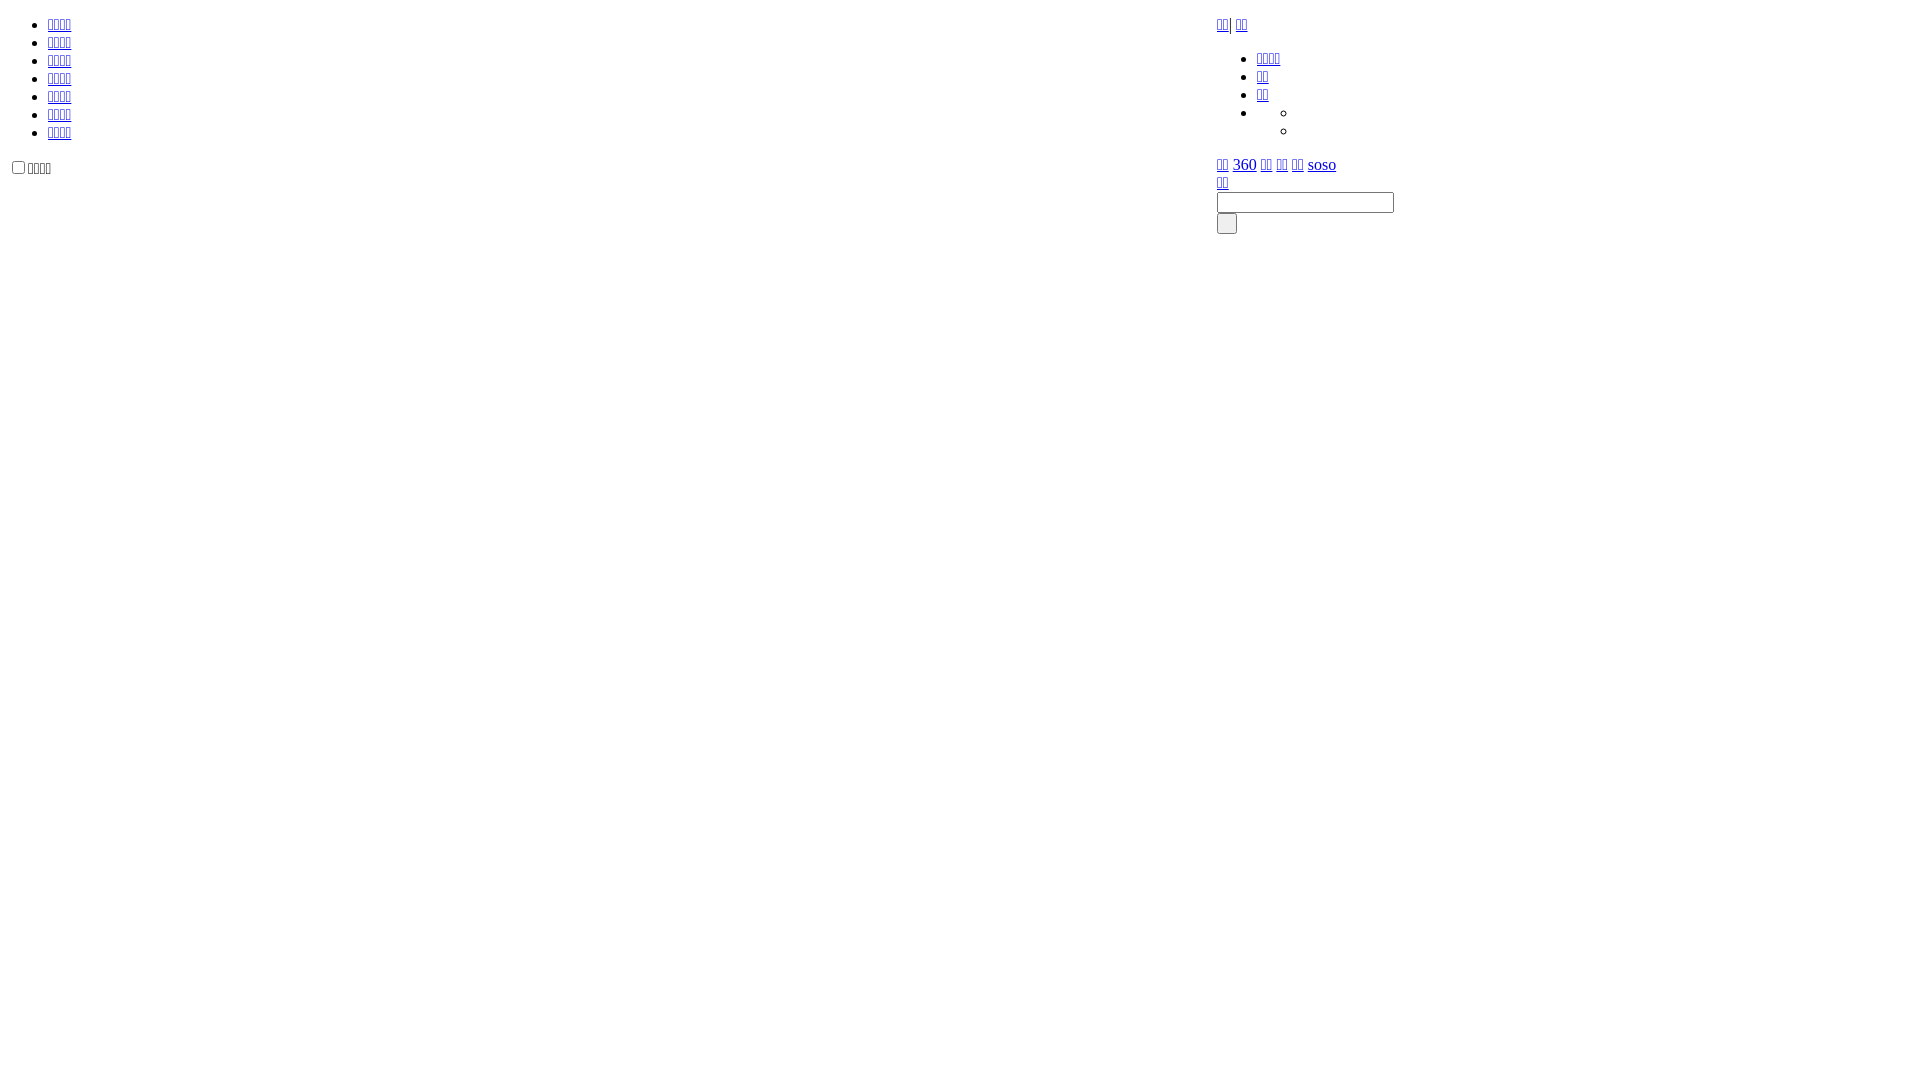  What do you see at coordinates (1321, 163) in the screenshot?
I see `'soso'` at bounding box center [1321, 163].